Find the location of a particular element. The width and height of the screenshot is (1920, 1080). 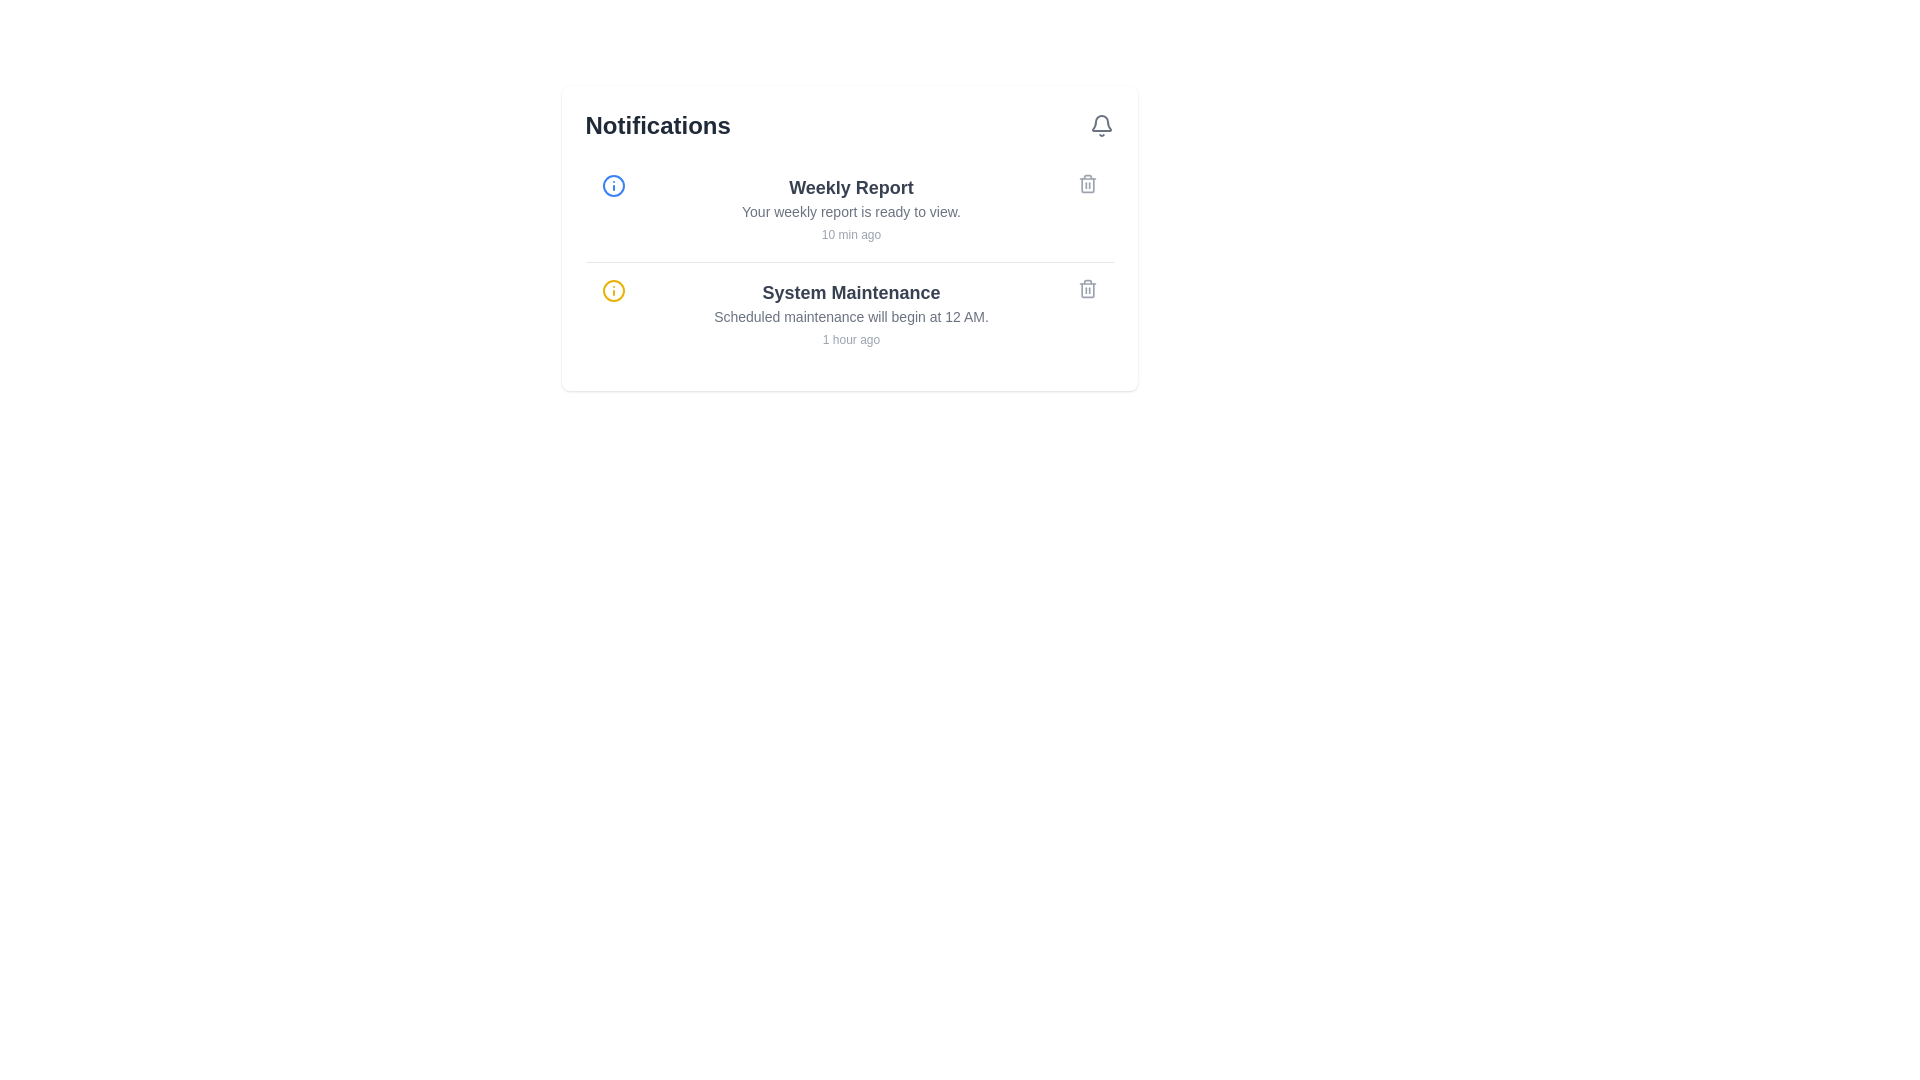

the prominent gray bell-shaped icon located at the top-right corner of the Notification section is located at coordinates (1100, 126).